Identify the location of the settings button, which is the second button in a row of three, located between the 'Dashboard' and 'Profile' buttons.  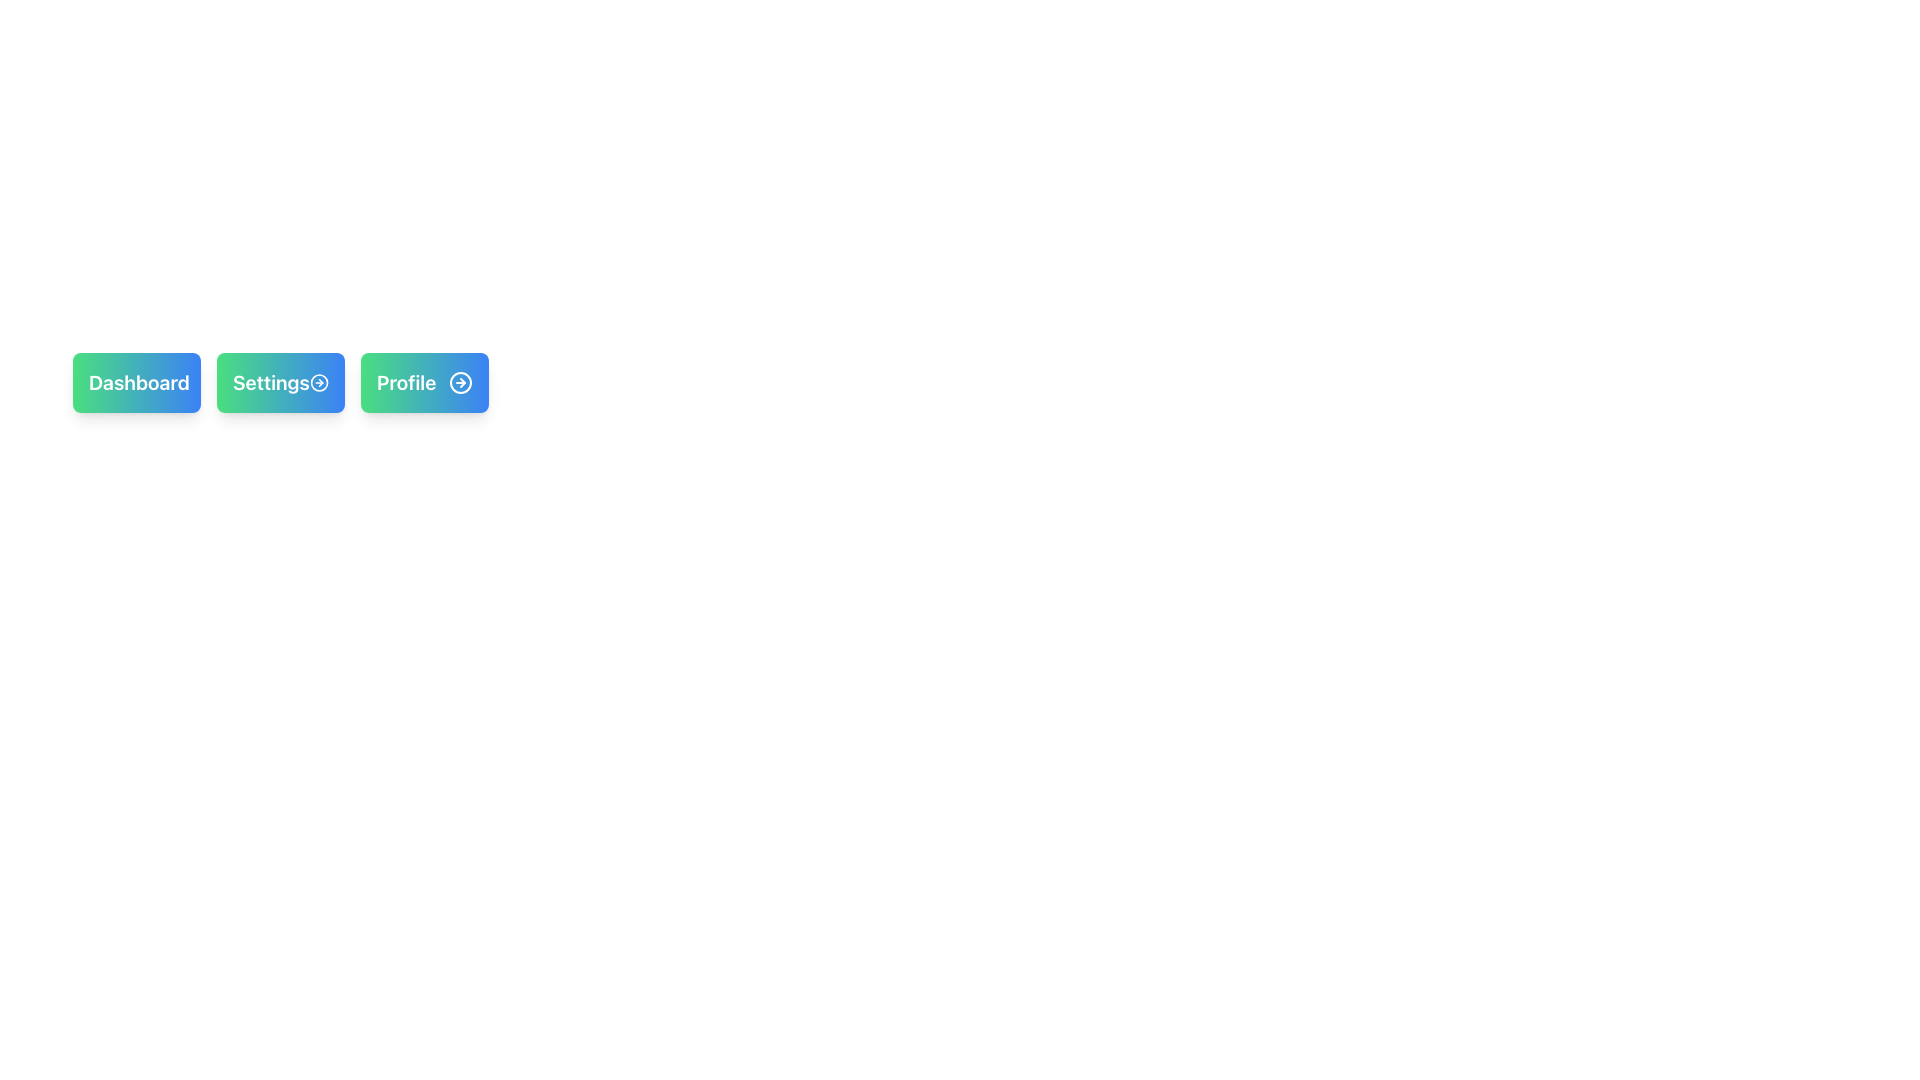
(280, 382).